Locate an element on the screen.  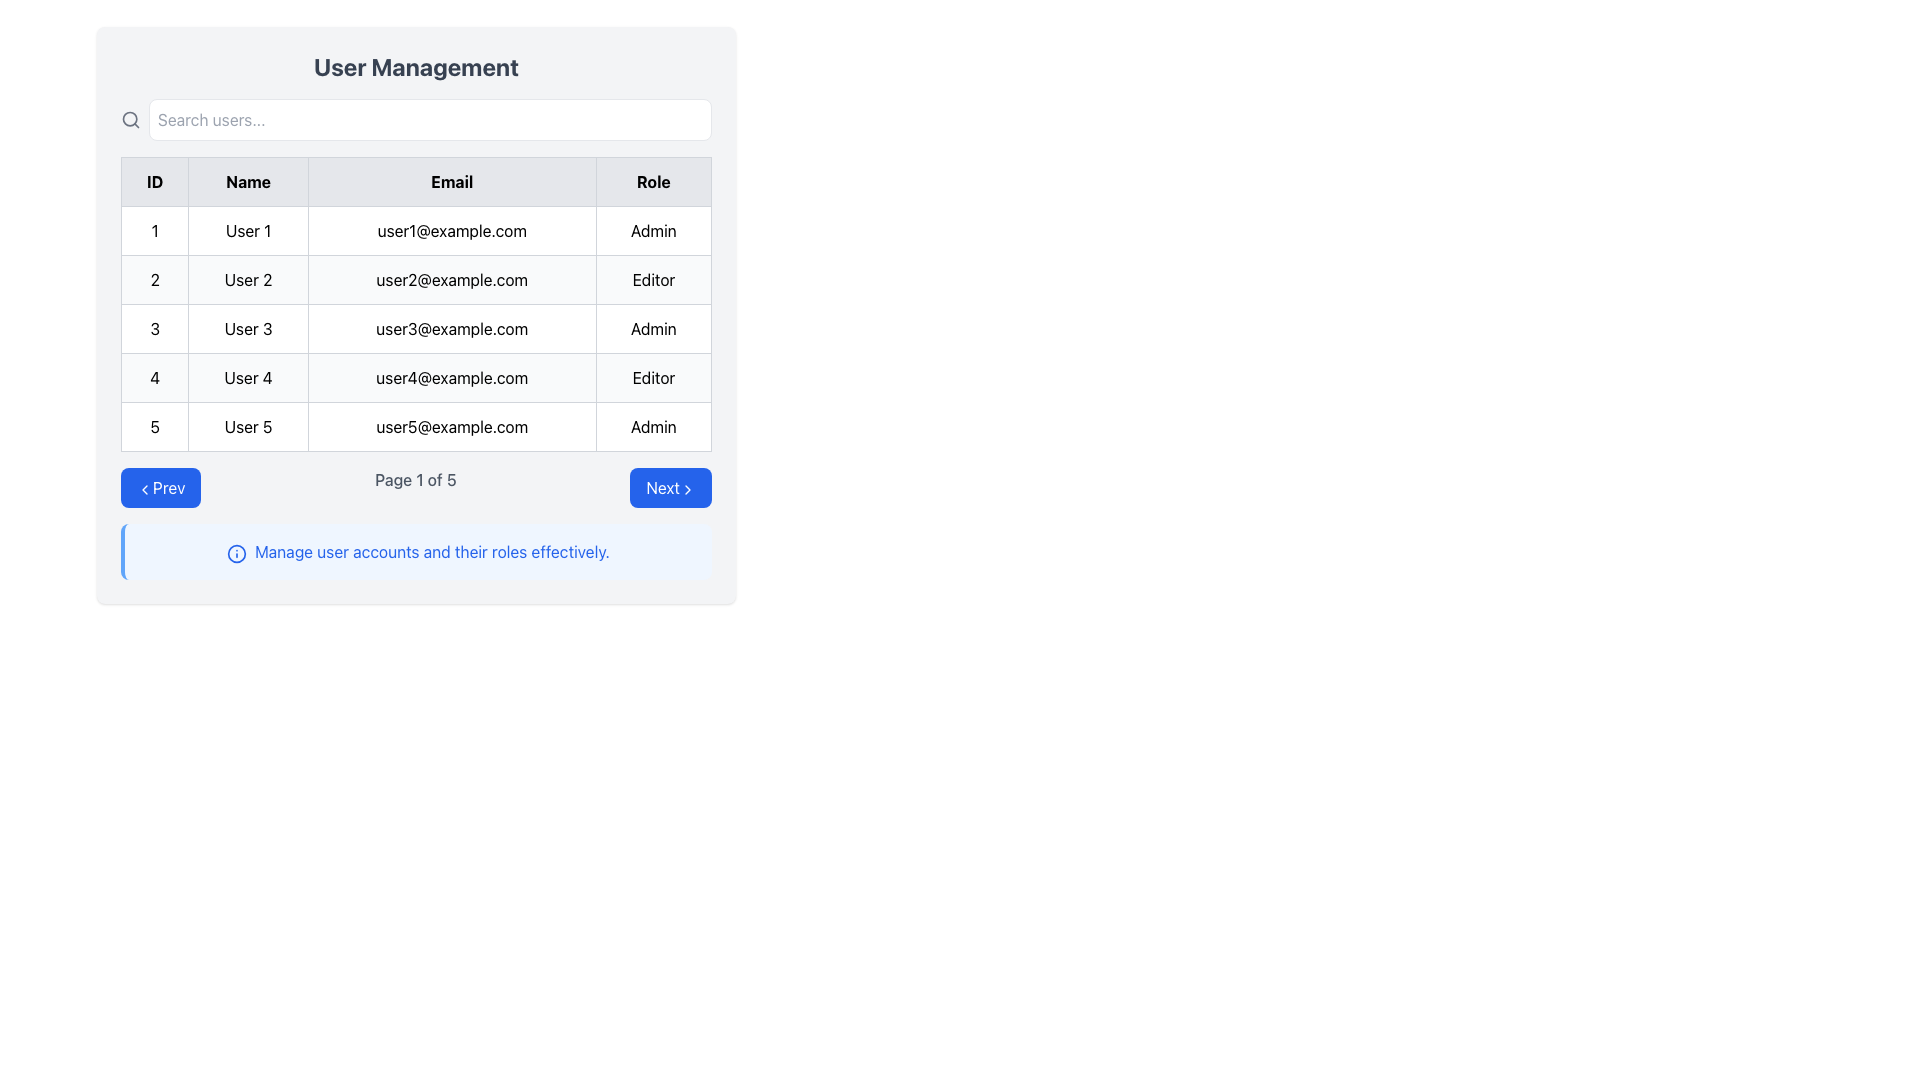
the text displaying 'user5@example.com' located in the fifth row of the table under the 'Email' column is located at coordinates (451, 426).